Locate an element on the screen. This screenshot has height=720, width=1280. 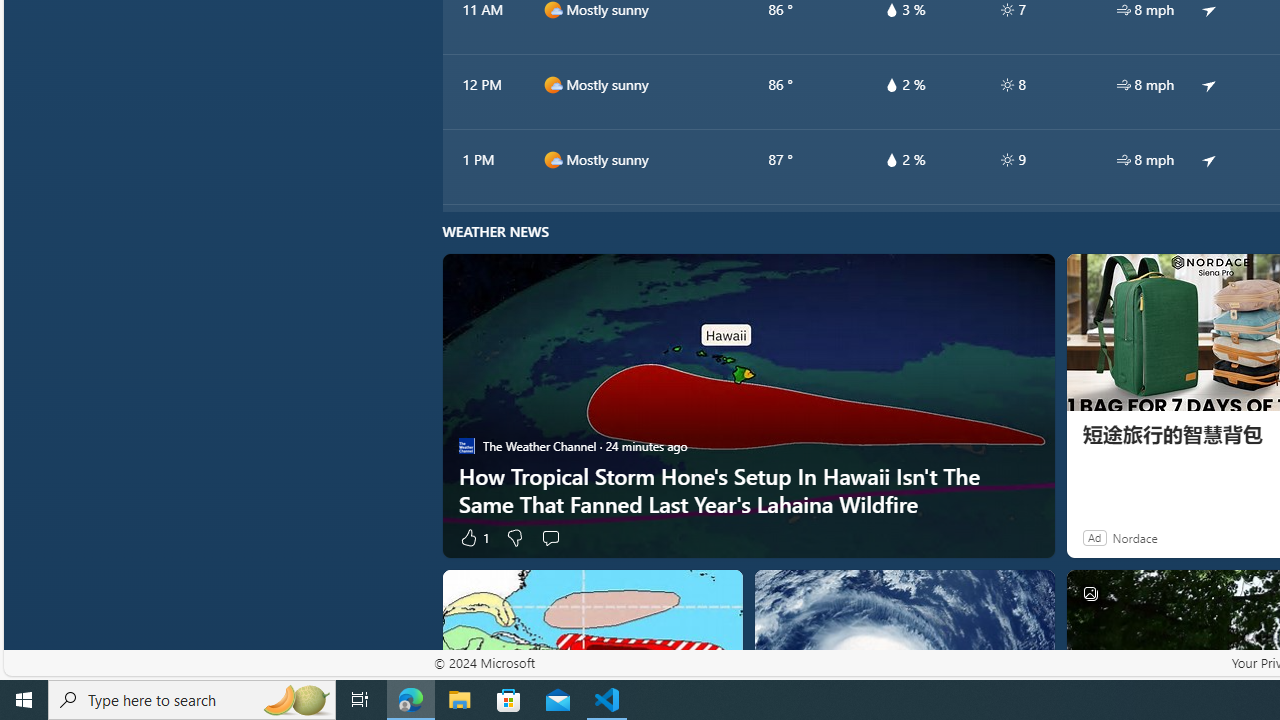
'hourlyTable/uv' is located at coordinates (1007, 158).